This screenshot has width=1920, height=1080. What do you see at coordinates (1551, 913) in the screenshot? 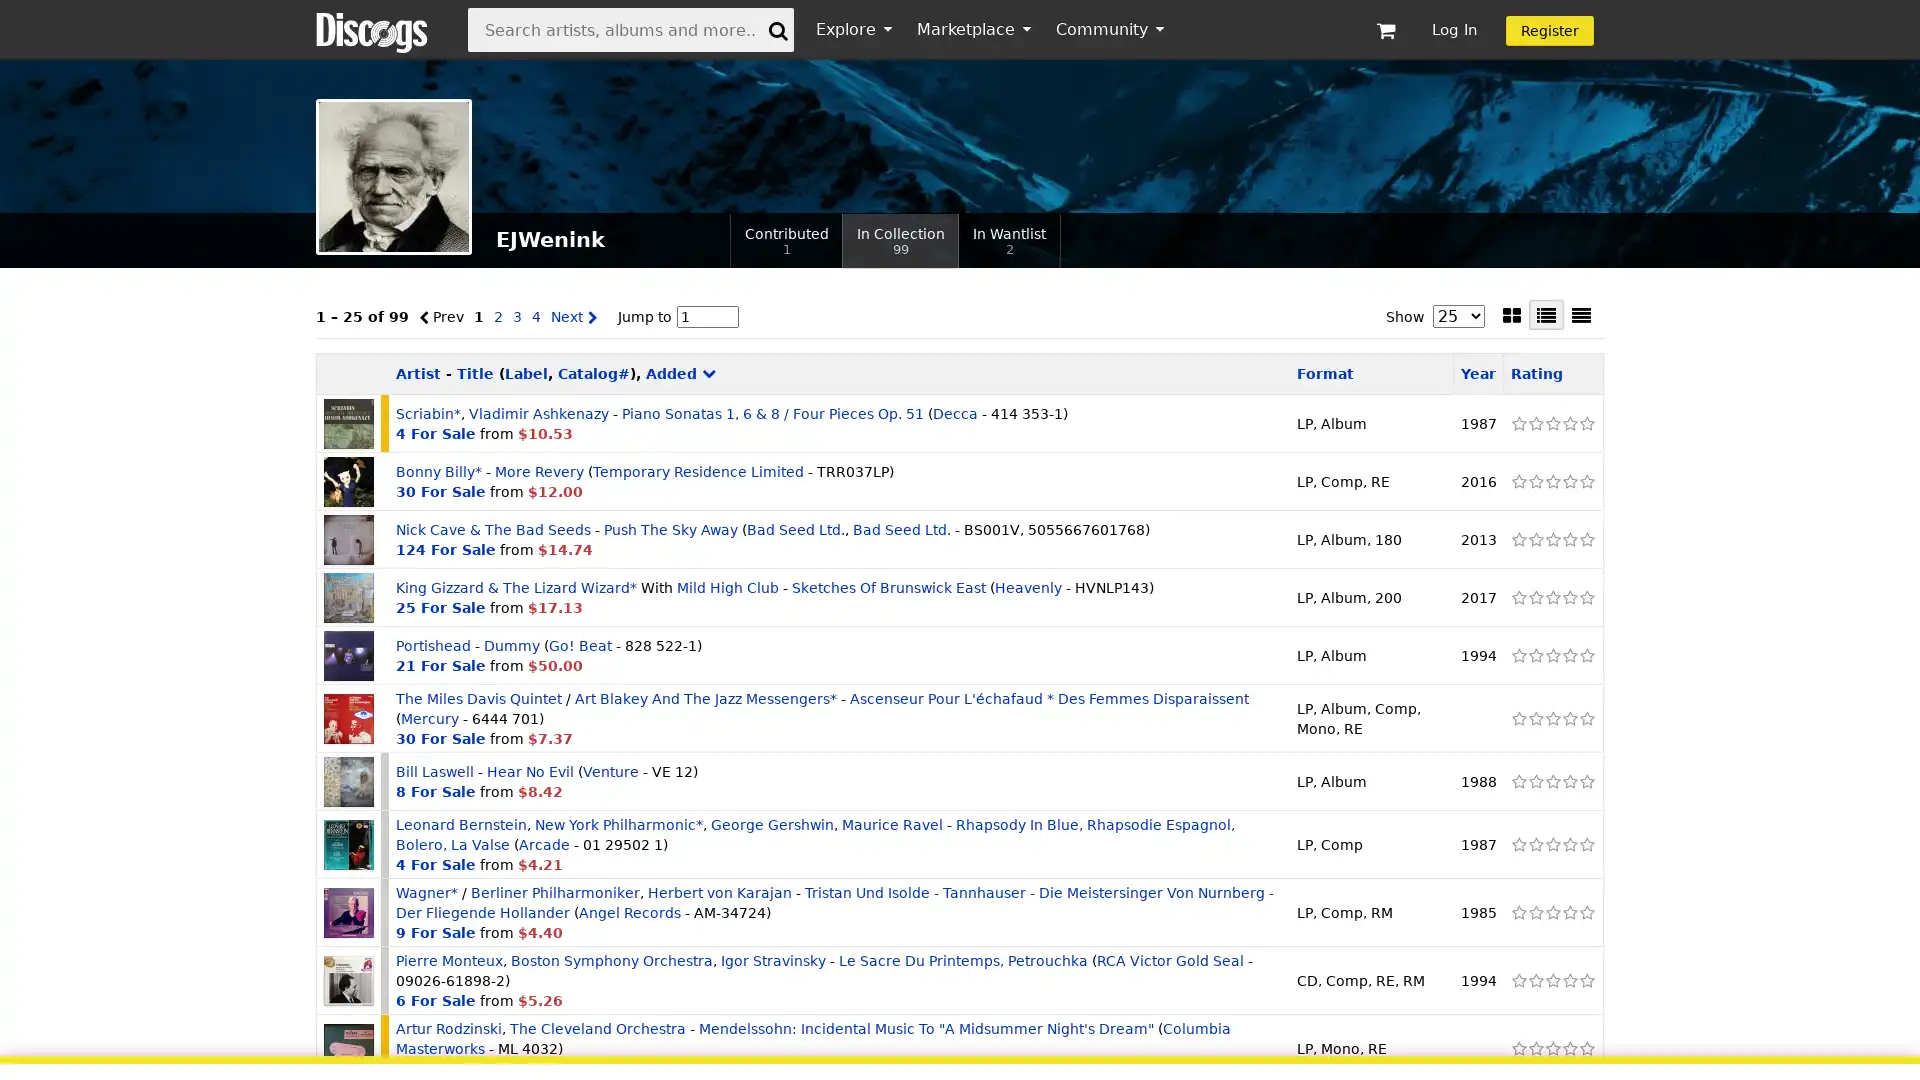
I see `Rate this release 3 stars.` at bounding box center [1551, 913].